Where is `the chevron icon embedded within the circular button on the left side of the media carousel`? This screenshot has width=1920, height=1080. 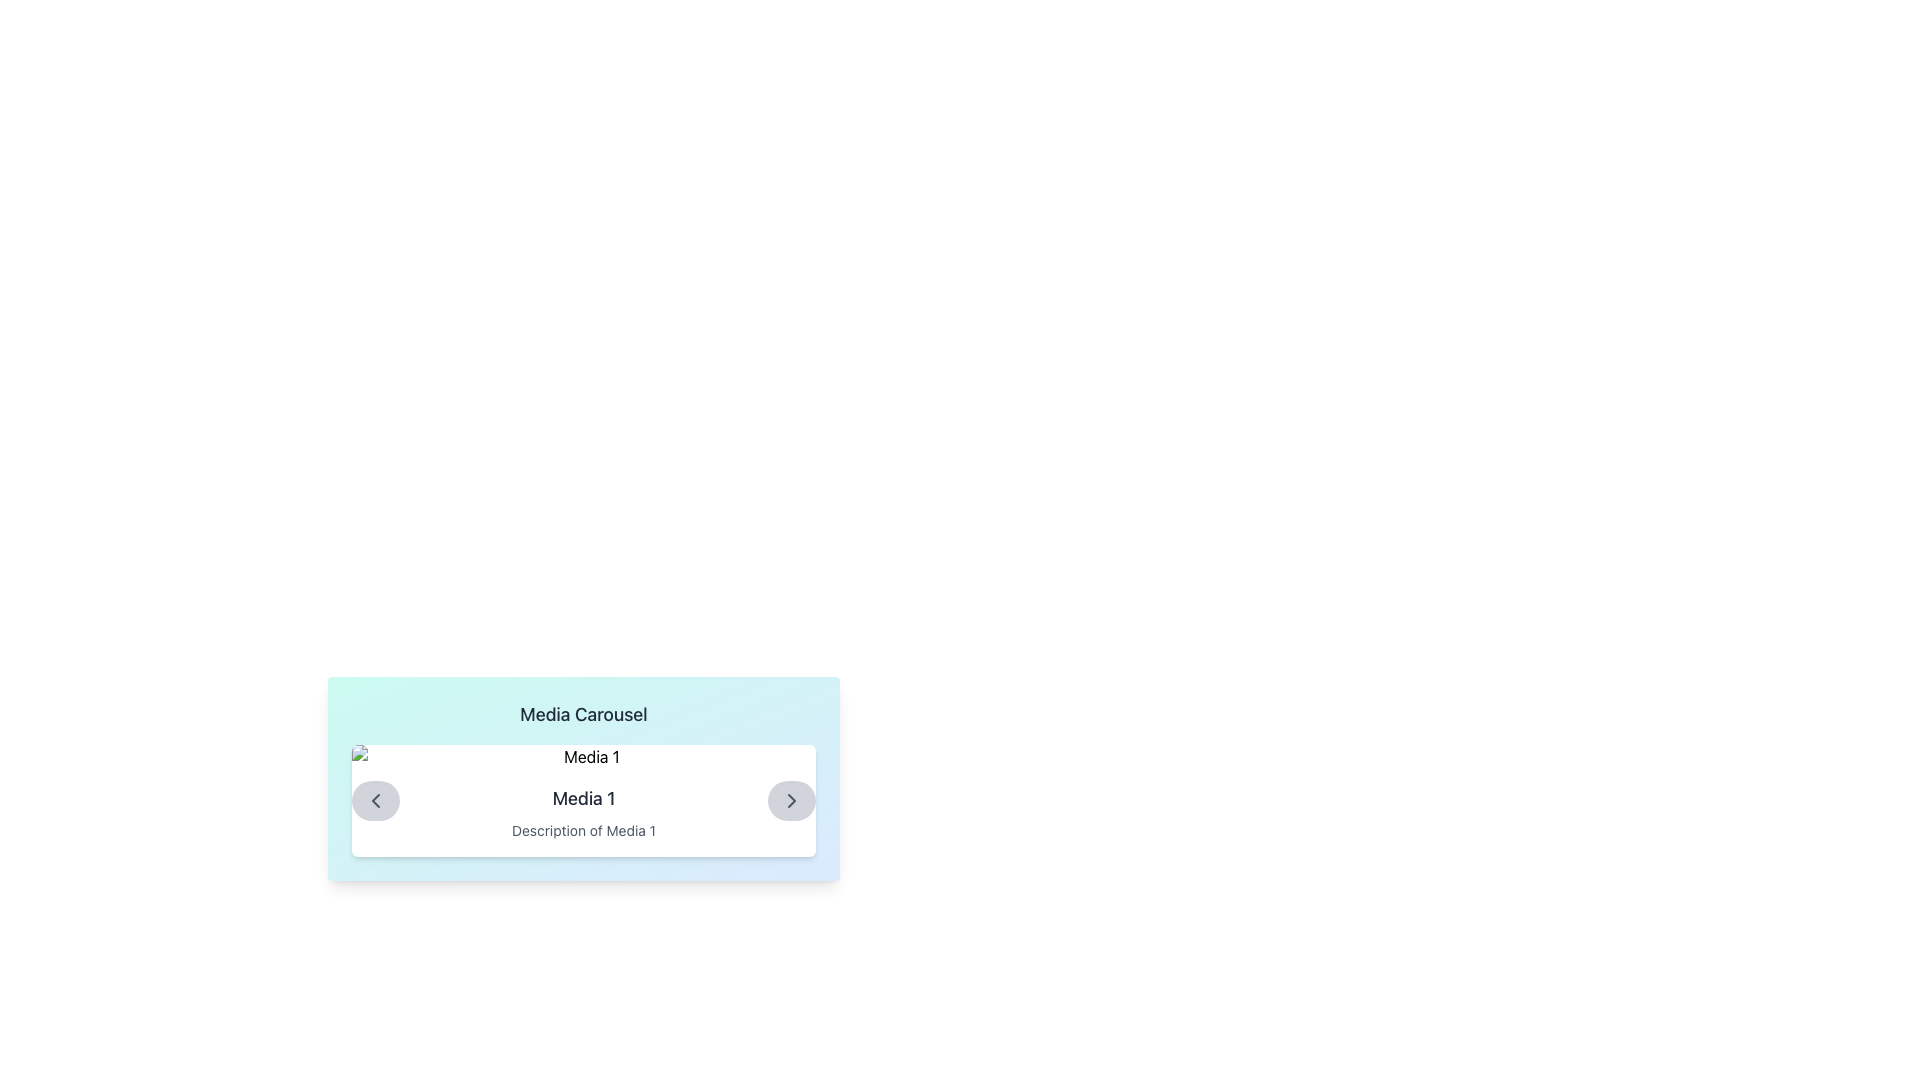 the chevron icon embedded within the circular button on the left side of the media carousel is located at coordinates (375, 800).